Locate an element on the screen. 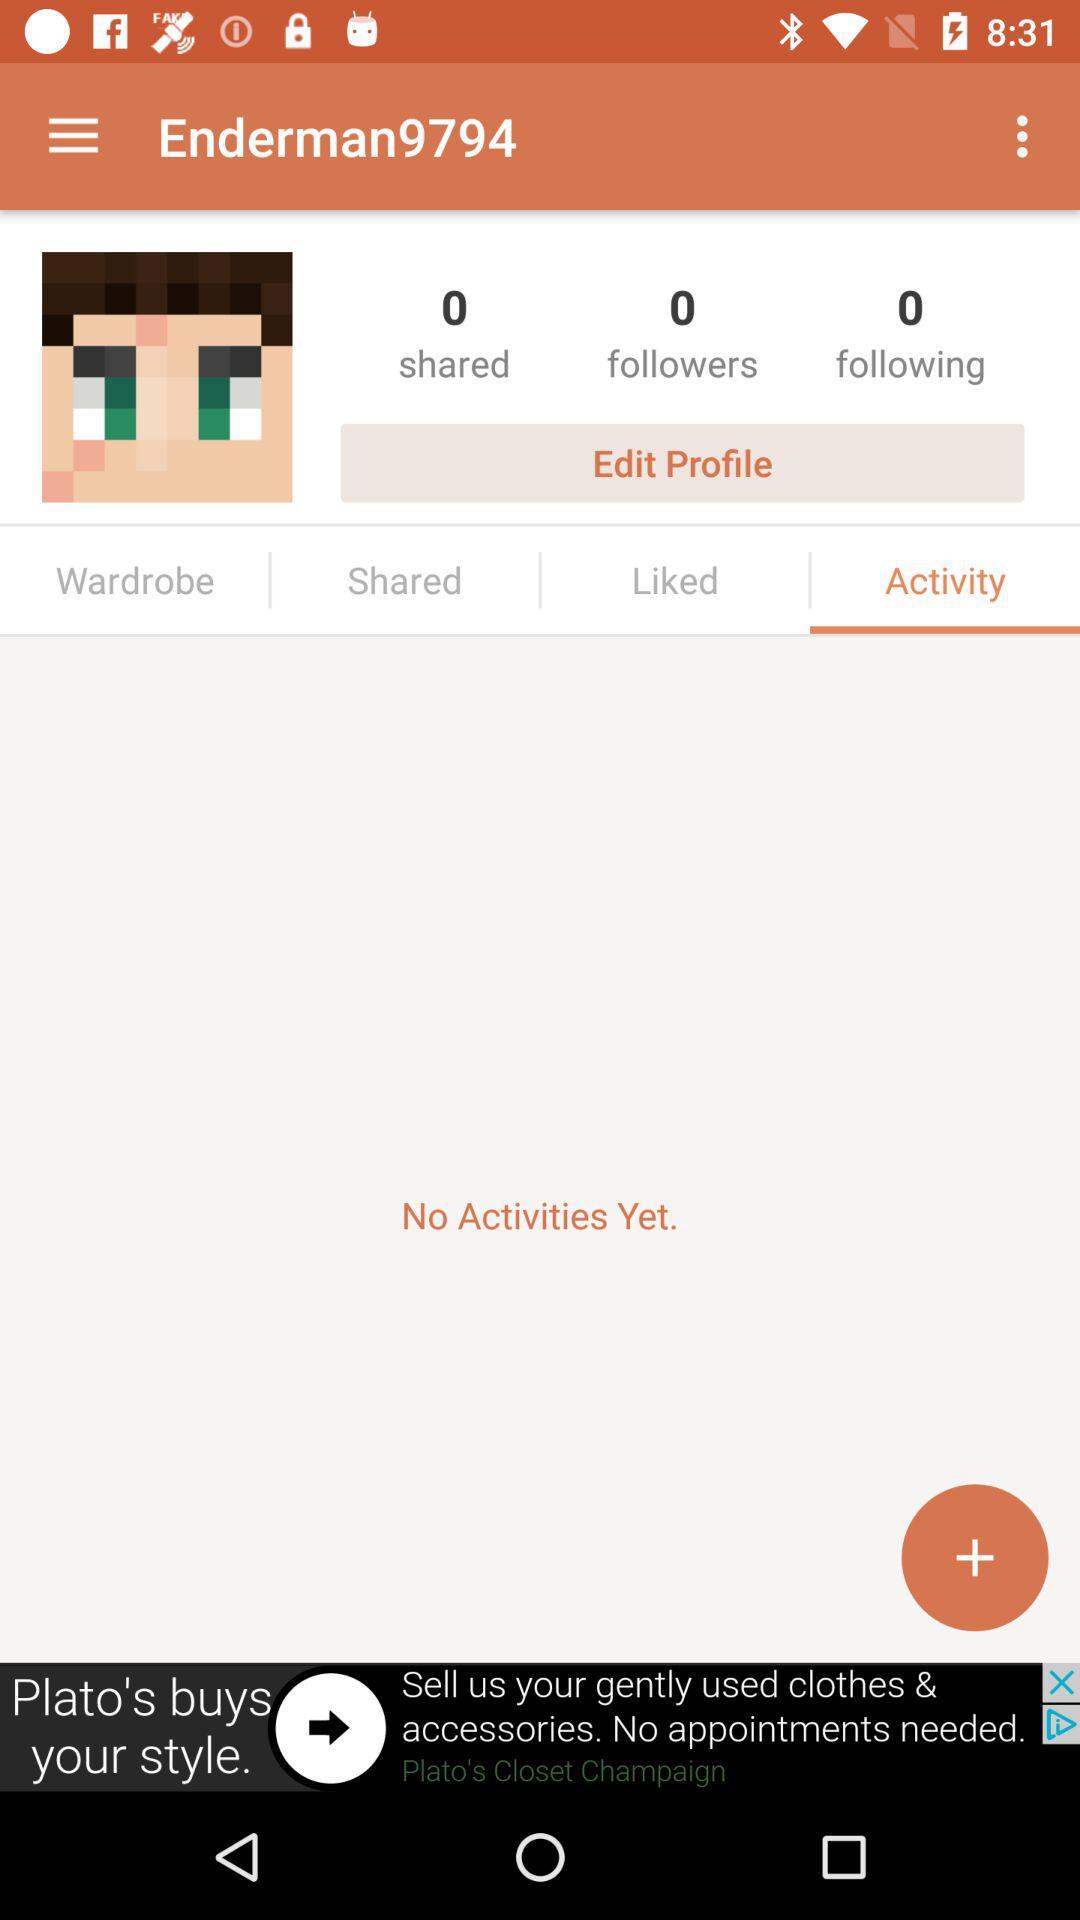  advertisement is located at coordinates (540, 1727).